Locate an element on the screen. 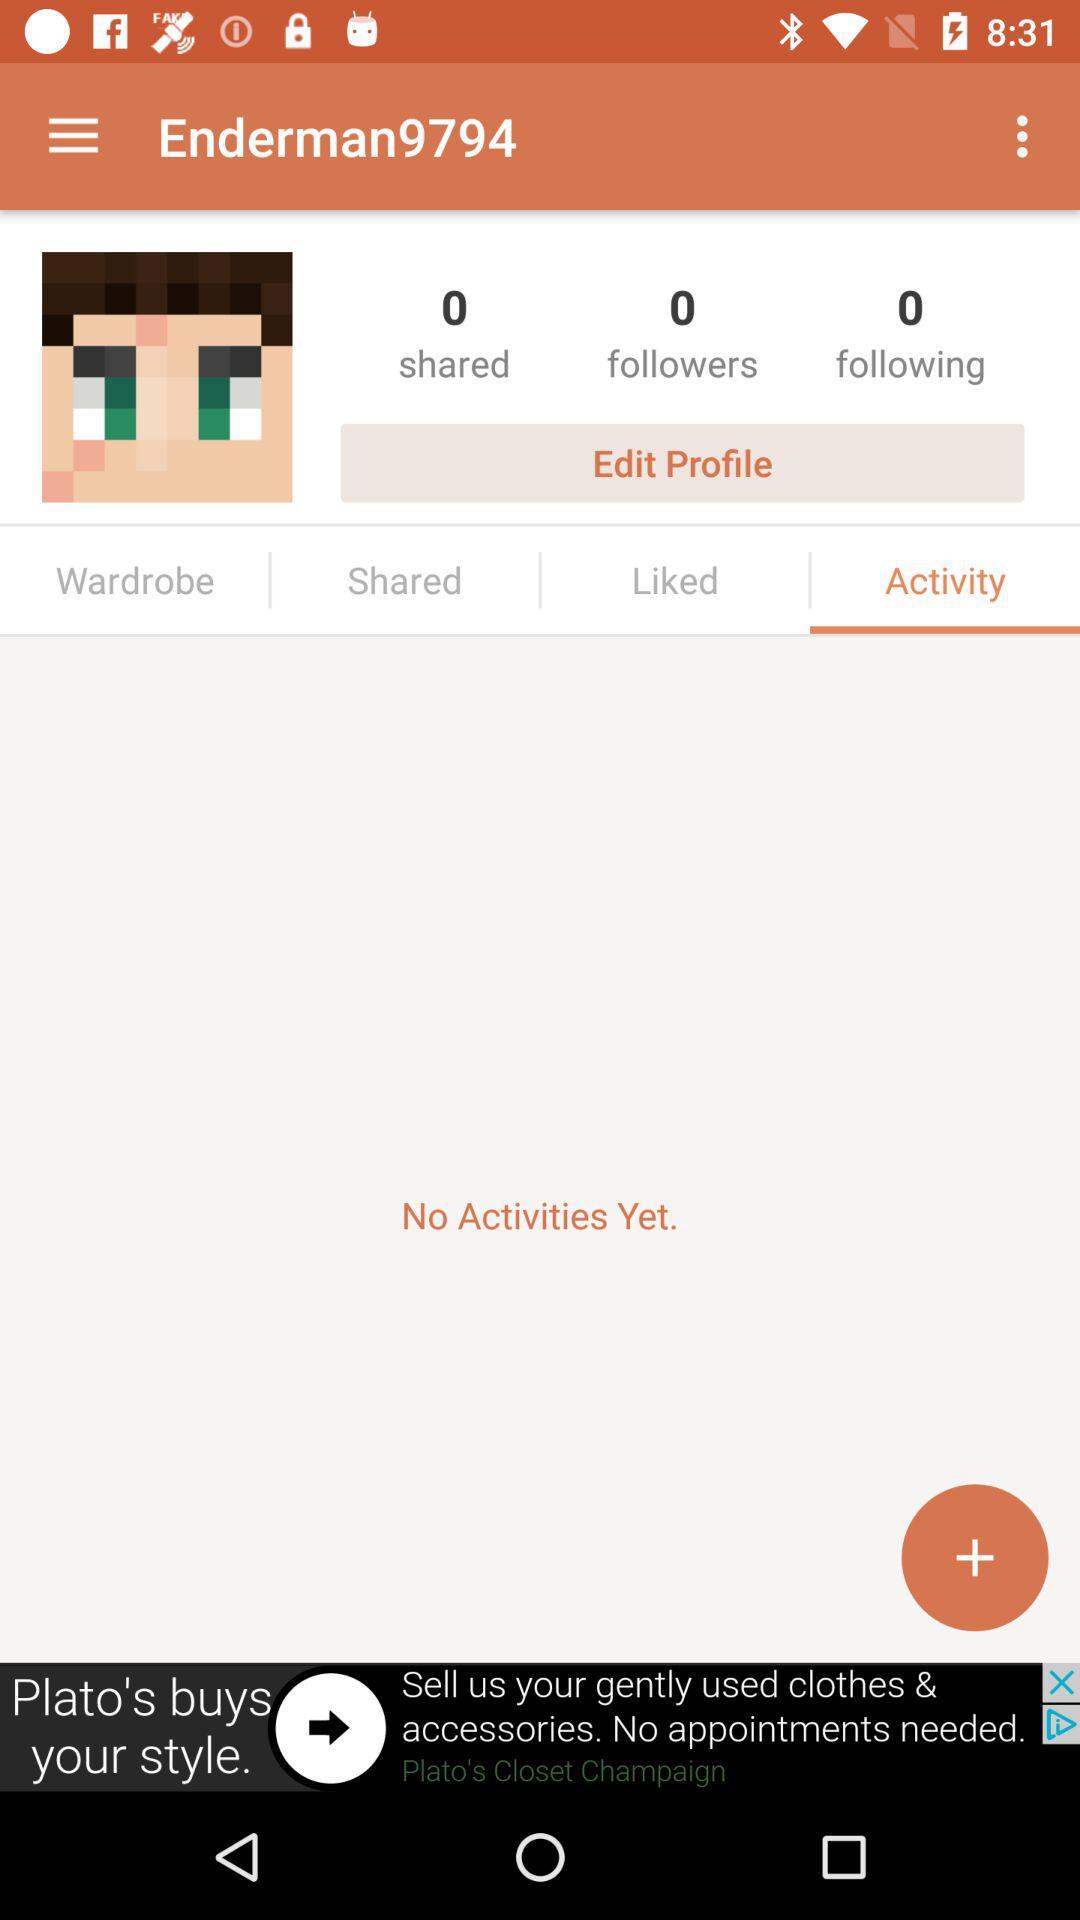  advertisement is located at coordinates (540, 1727).